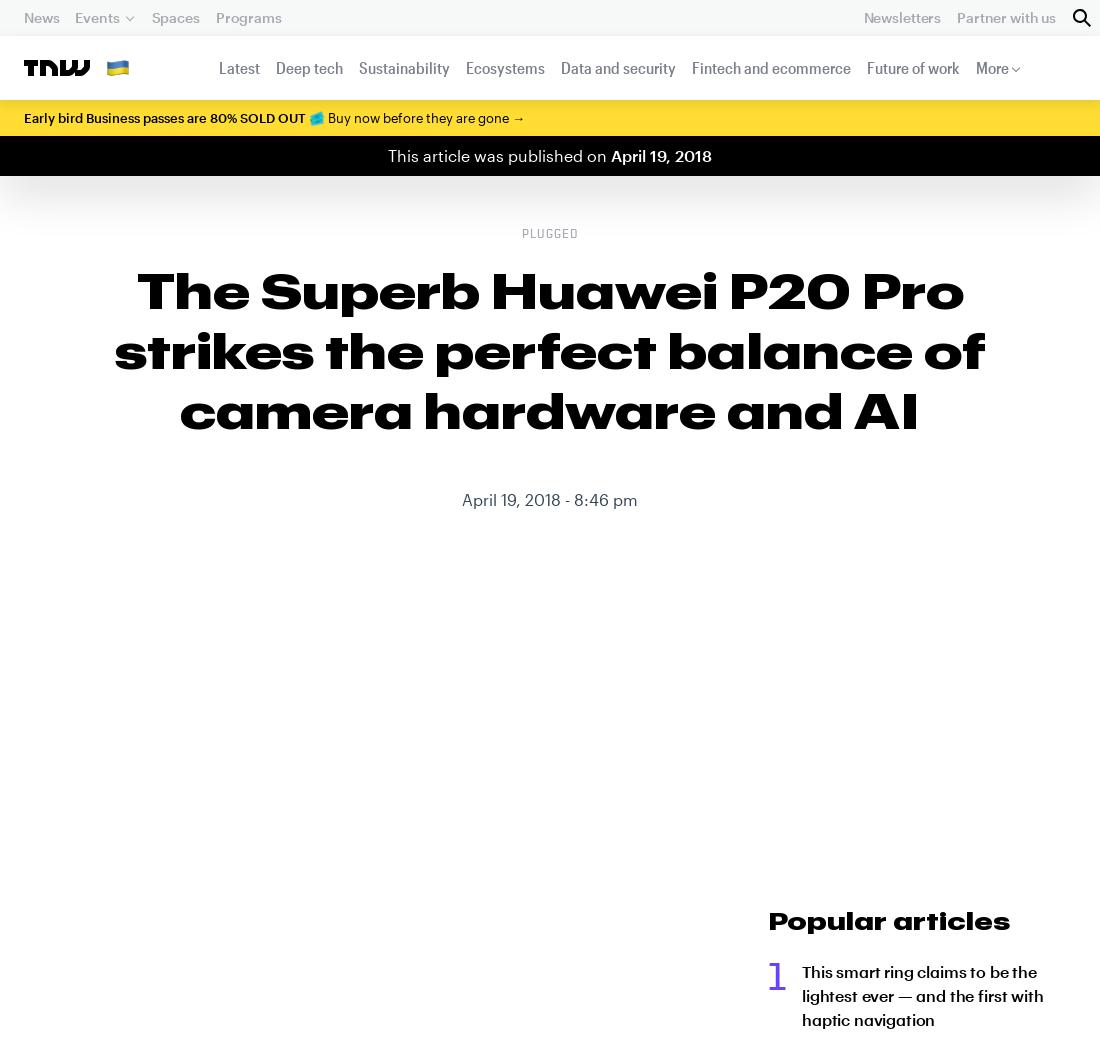 The width and height of the screenshot is (1100, 1042). Describe the element at coordinates (174, 16) in the screenshot. I see `'Spaces'` at that location.